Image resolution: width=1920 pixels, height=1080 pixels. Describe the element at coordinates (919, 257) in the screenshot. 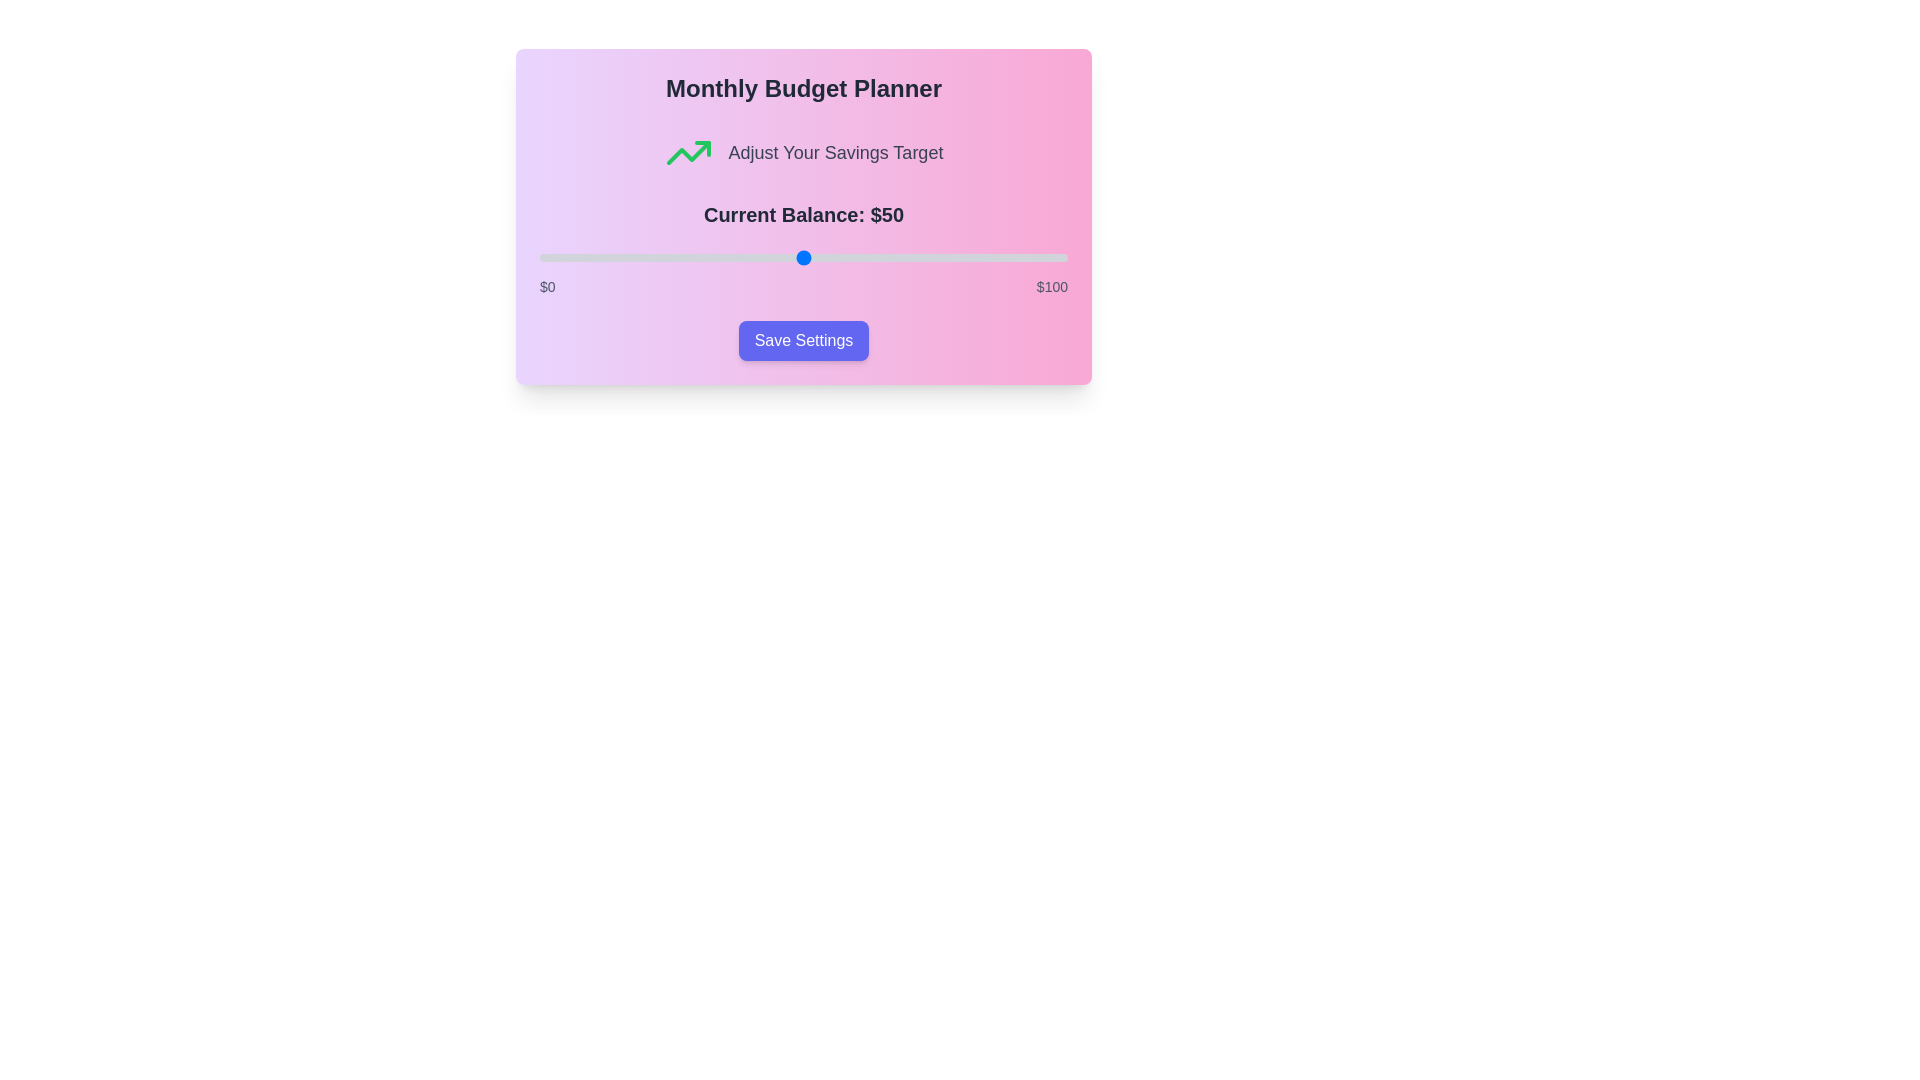

I see `the slider to set the balance to 72 value` at that location.